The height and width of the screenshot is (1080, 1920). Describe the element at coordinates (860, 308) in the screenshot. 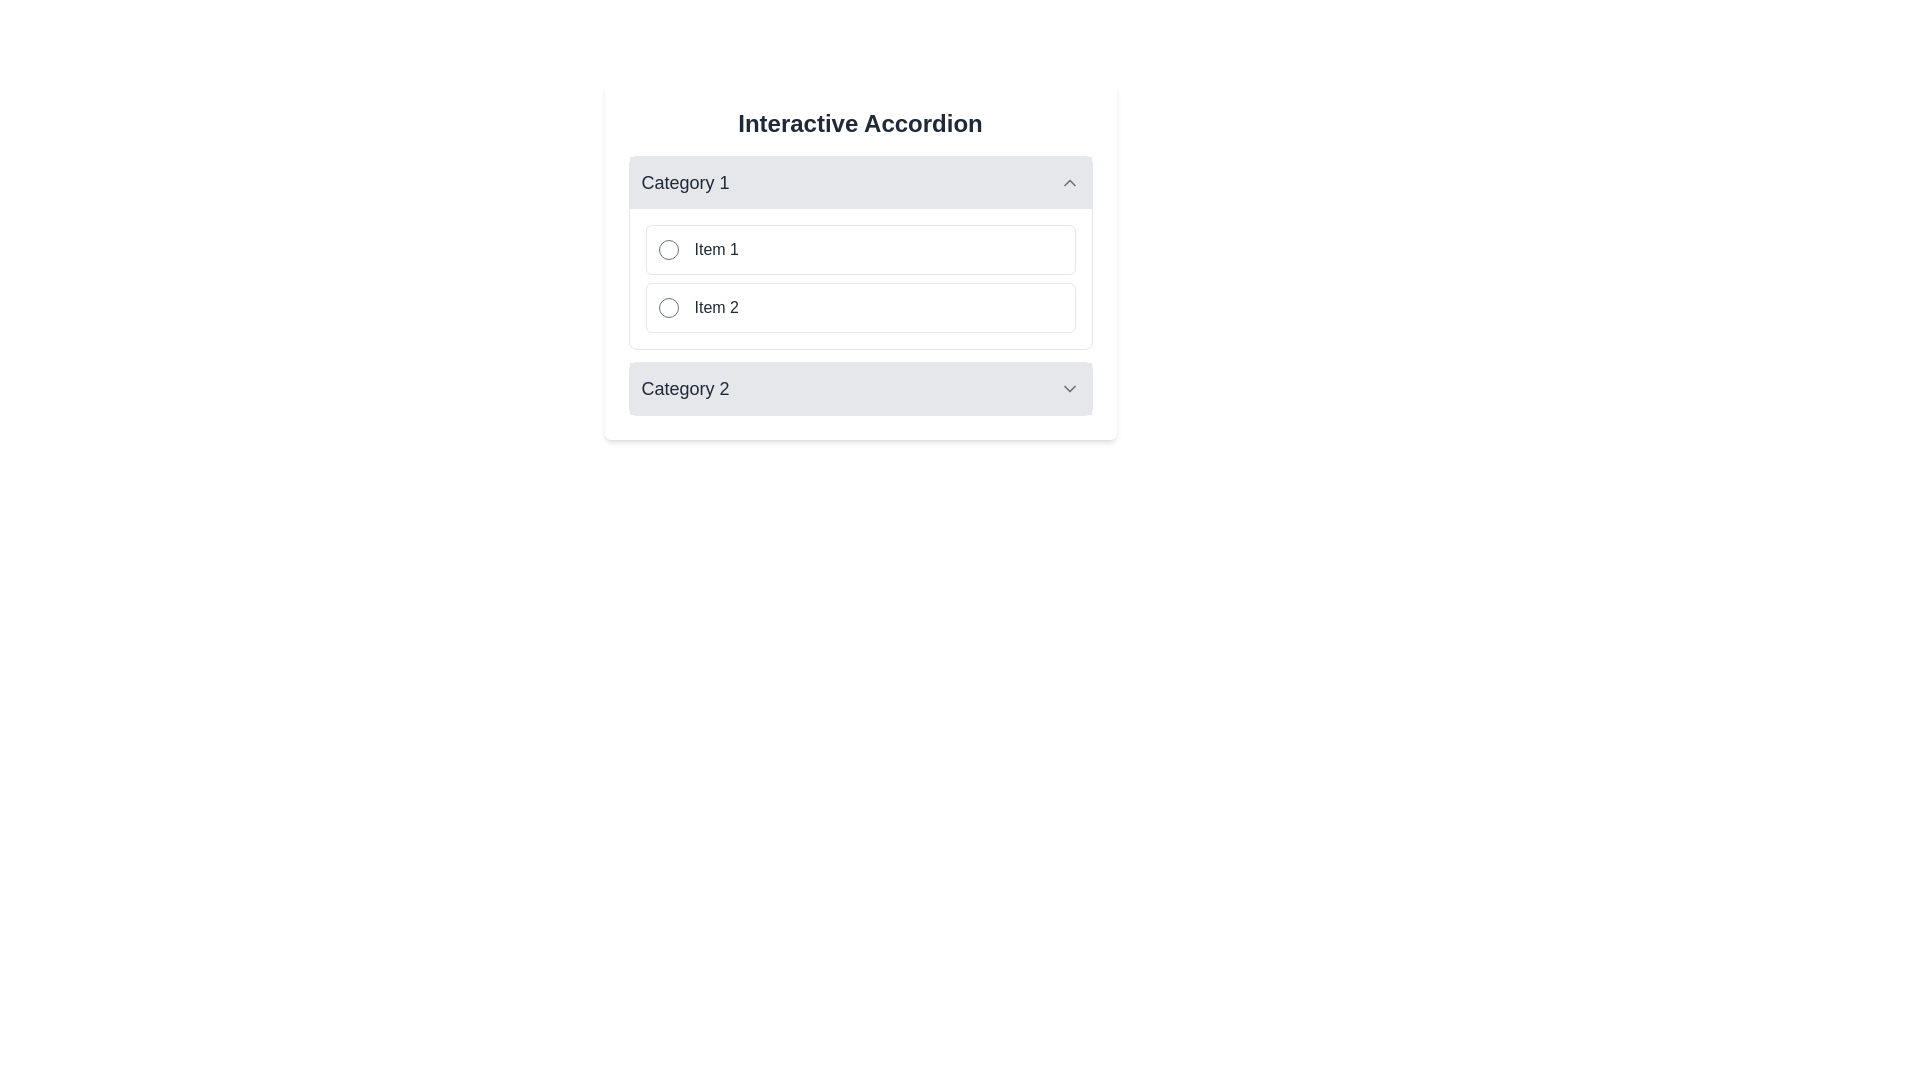

I see `the selectable list item with a radio button labeled 'Item 2' for accessibility navigation` at that location.